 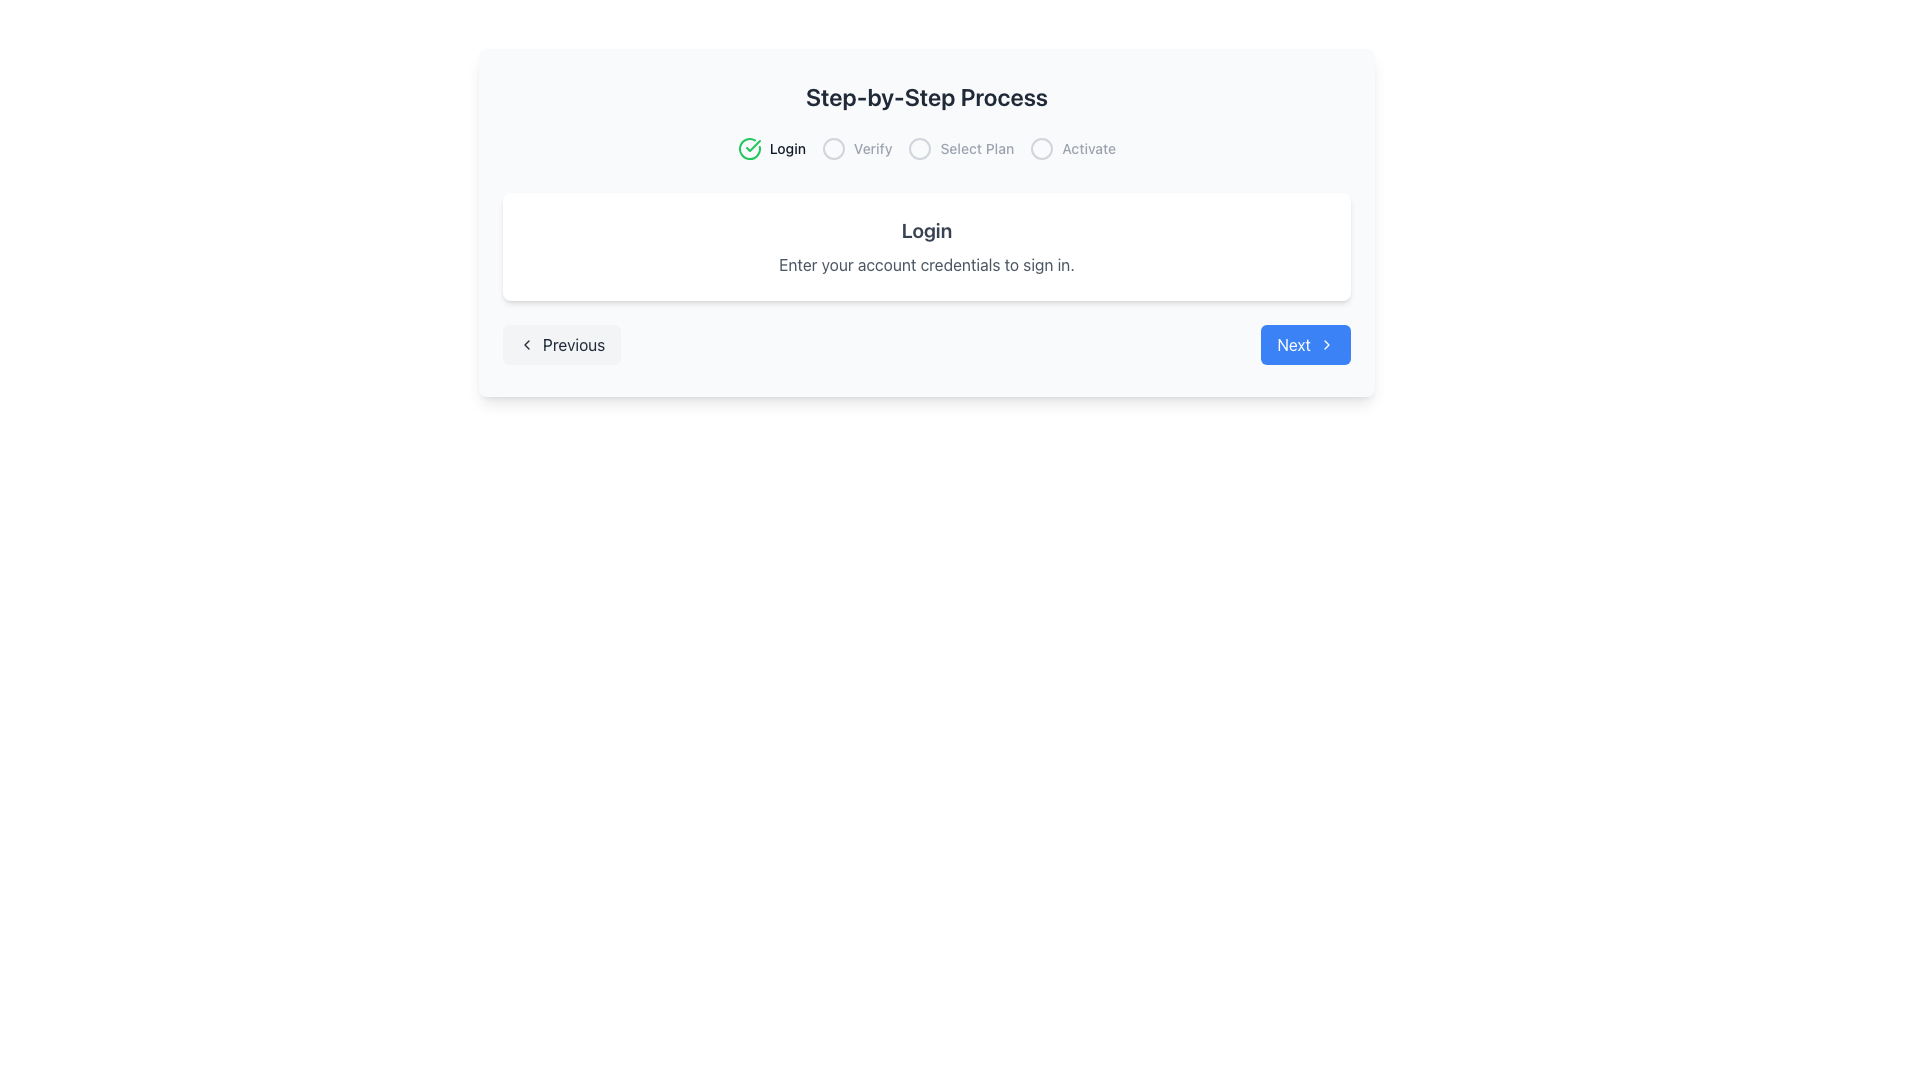 What do you see at coordinates (873, 148) in the screenshot?
I see `the 'Verify' text label, which is rendered in light gray font and is positioned to the right of the 'Login' step in the stepper flow` at bounding box center [873, 148].